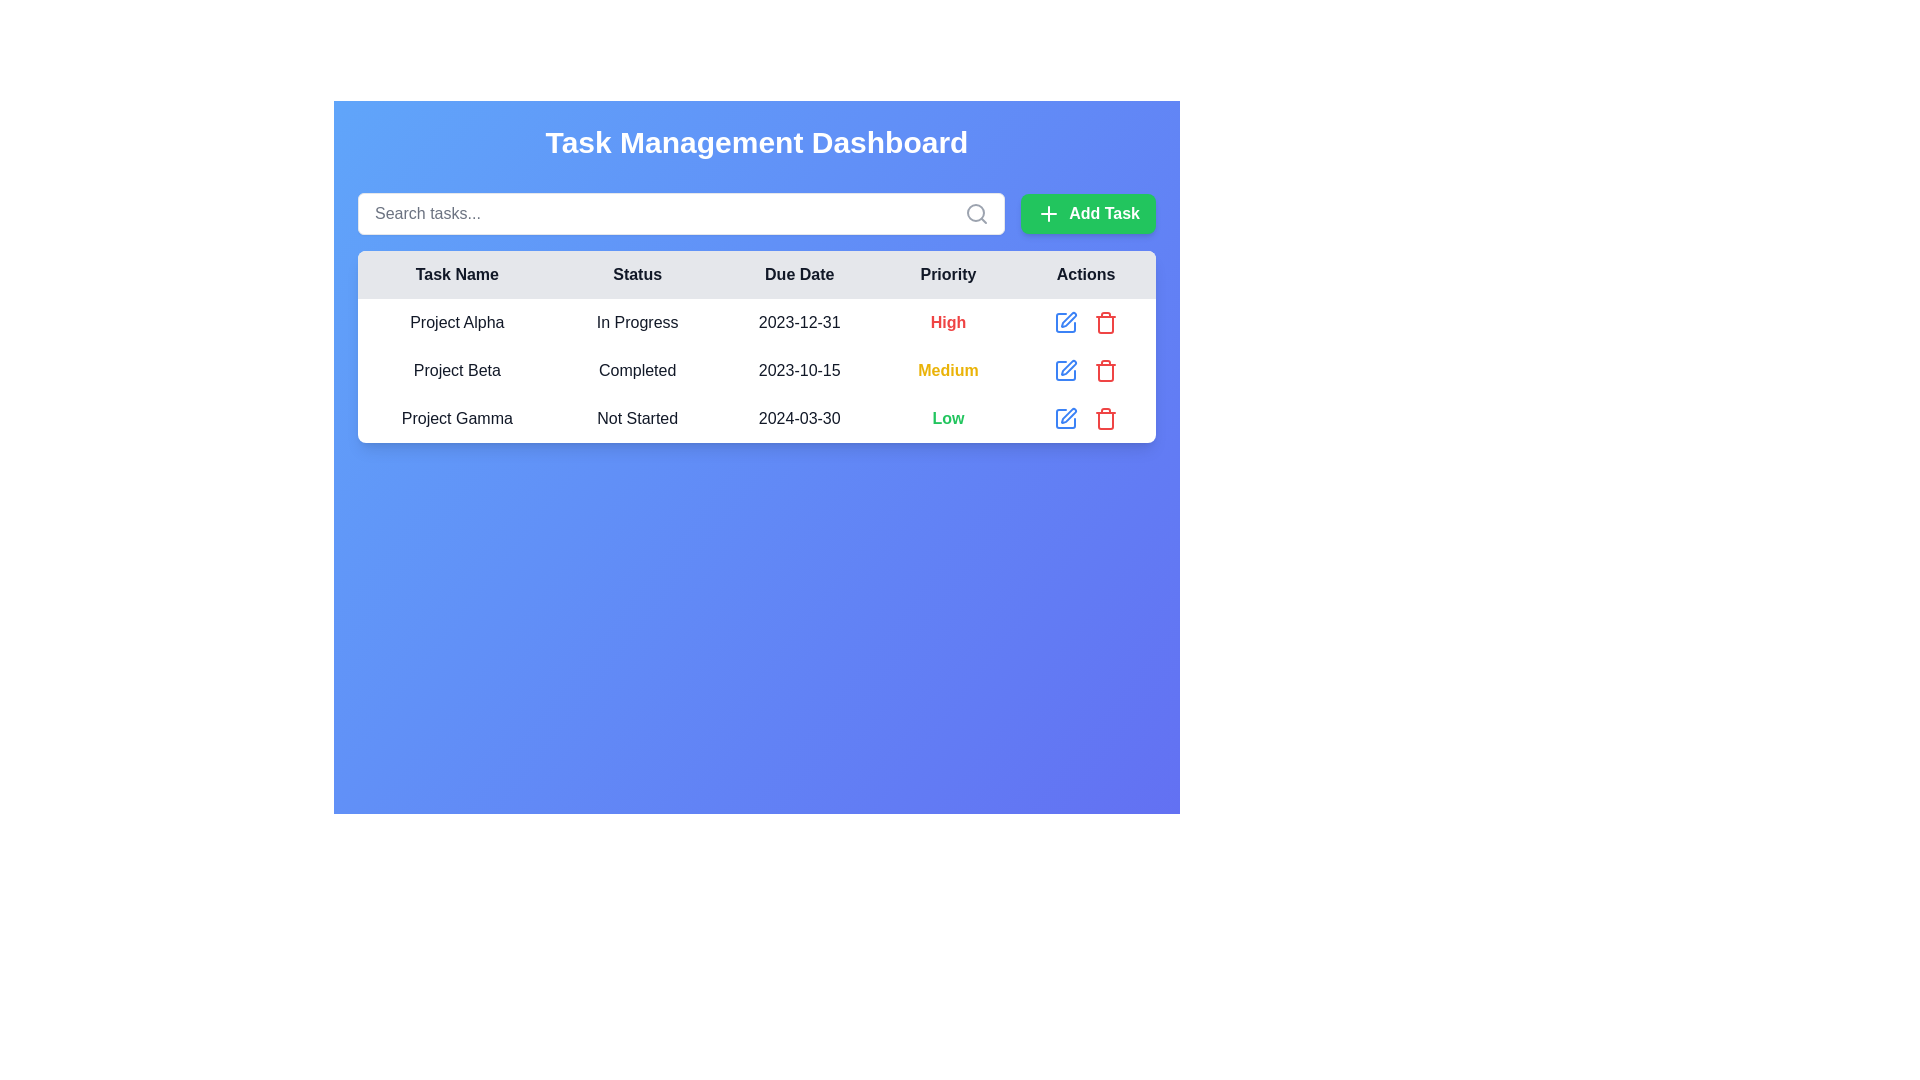 This screenshot has height=1080, width=1920. What do you see at coordinates (636, 274) in the screenshot?
I see `the Table header cell displaying 'Status' in bold font, which is the second column header in the table and positioned between 'Task Name' and 'Due Date'` at bounding box center [636, 274].